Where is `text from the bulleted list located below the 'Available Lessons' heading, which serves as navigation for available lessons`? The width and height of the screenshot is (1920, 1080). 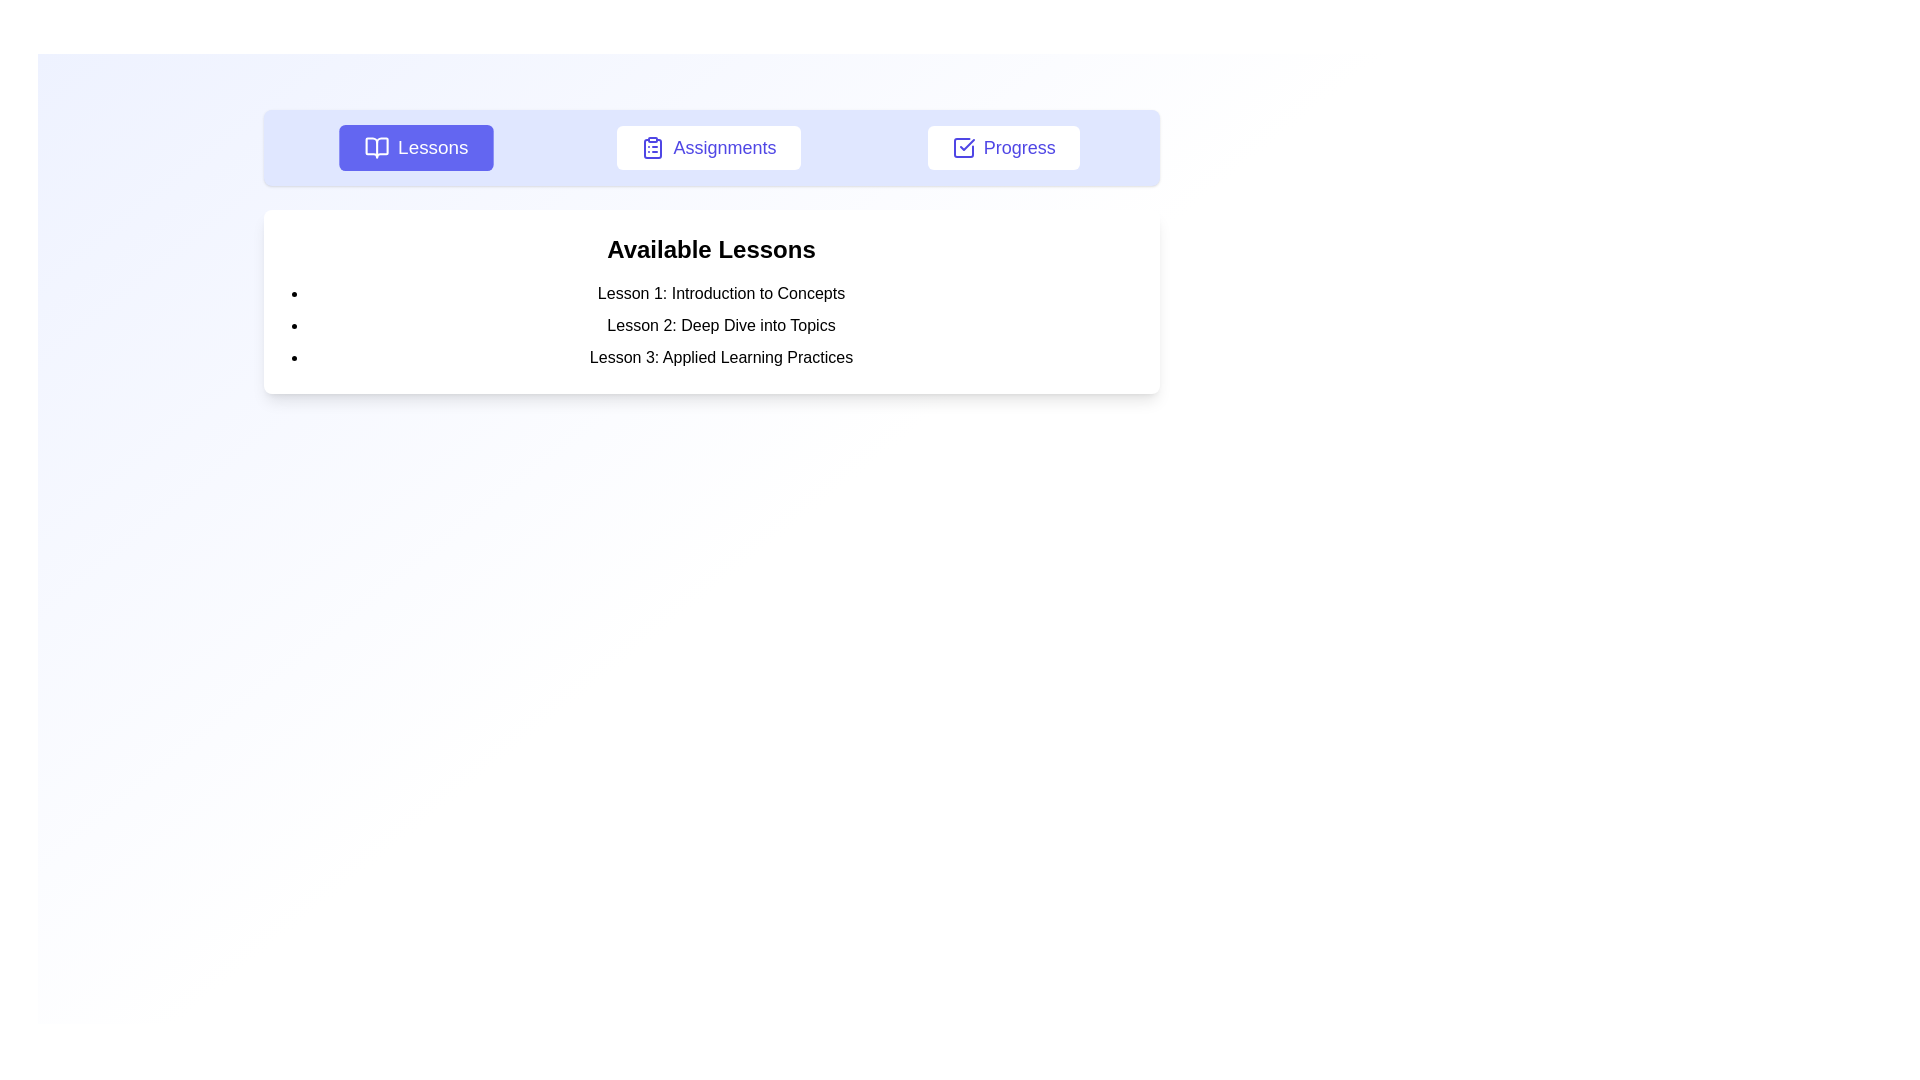 text from the bulleted list located below the 'Available Lessons' heading, which serves as navigation for available lessons is located at coordinates (711, 325).